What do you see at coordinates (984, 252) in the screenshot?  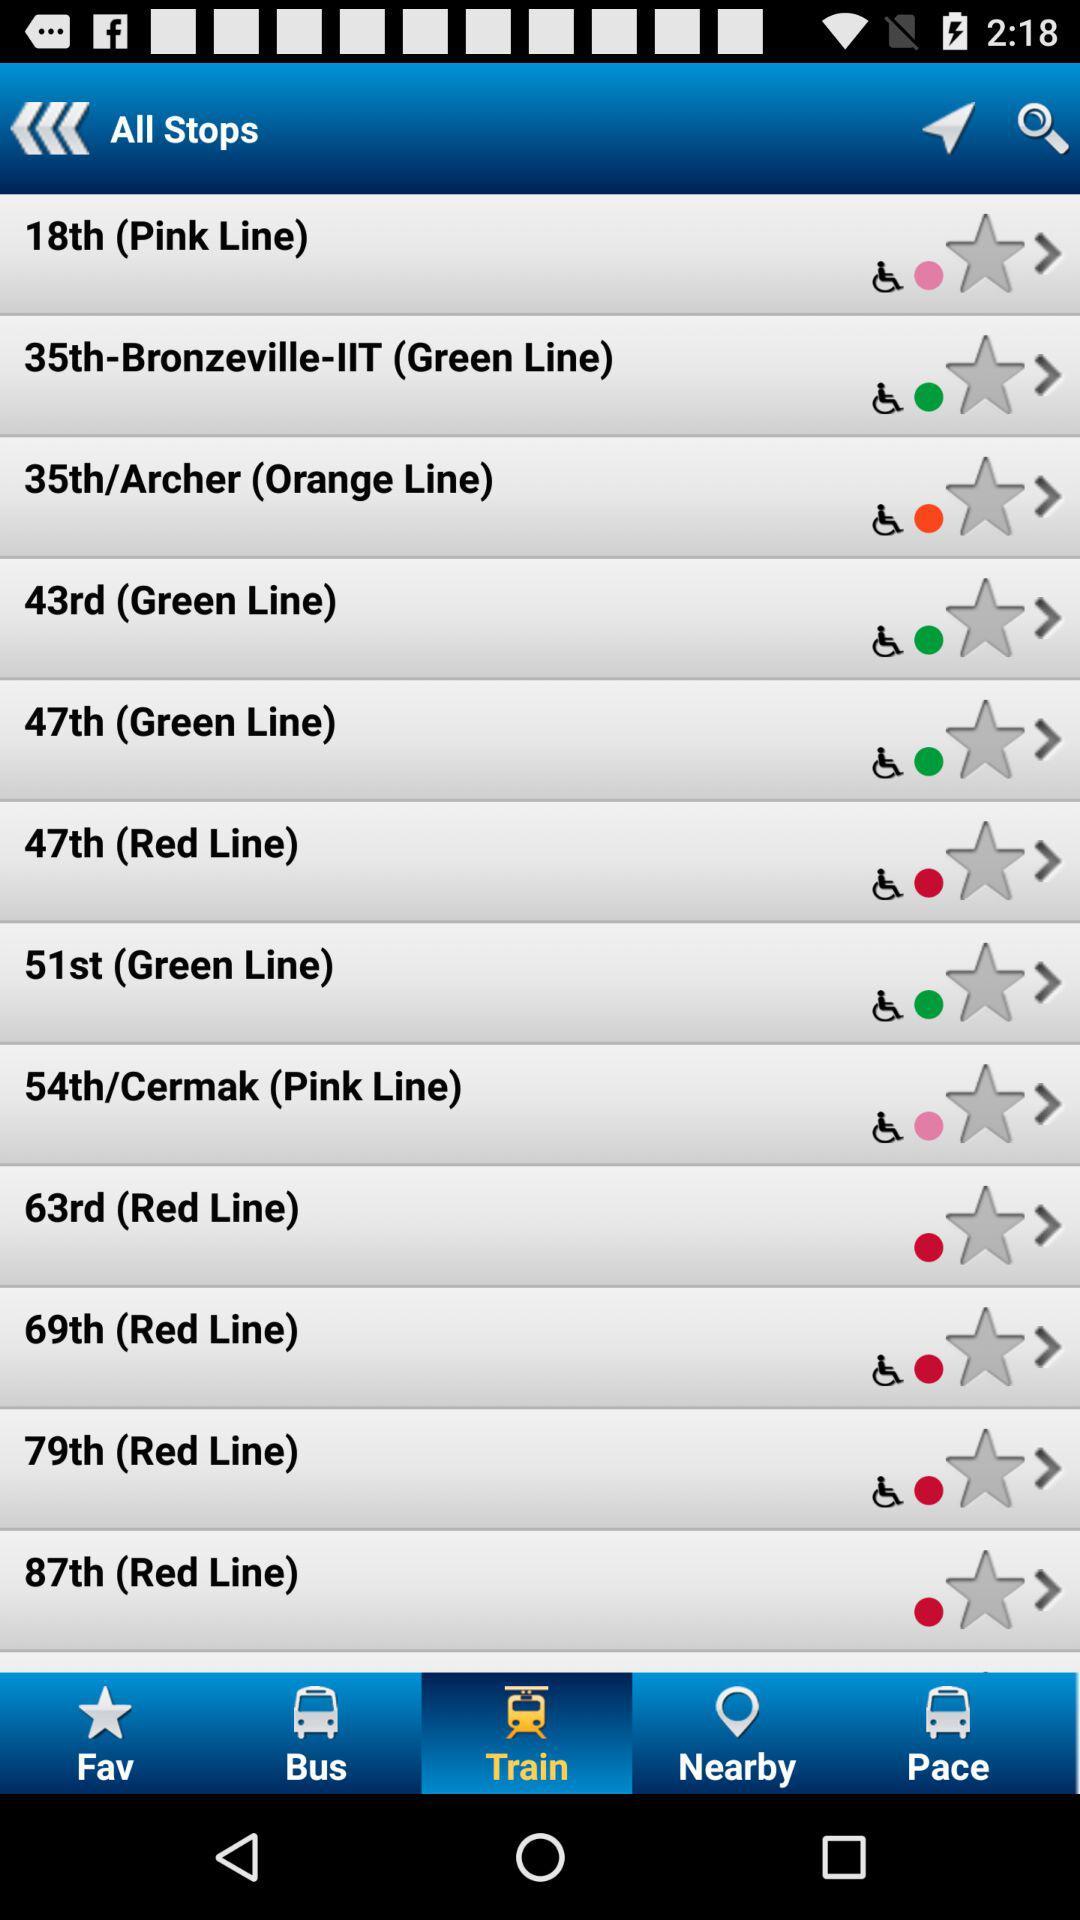 I see `train stop` at bounding box center [984, 252].